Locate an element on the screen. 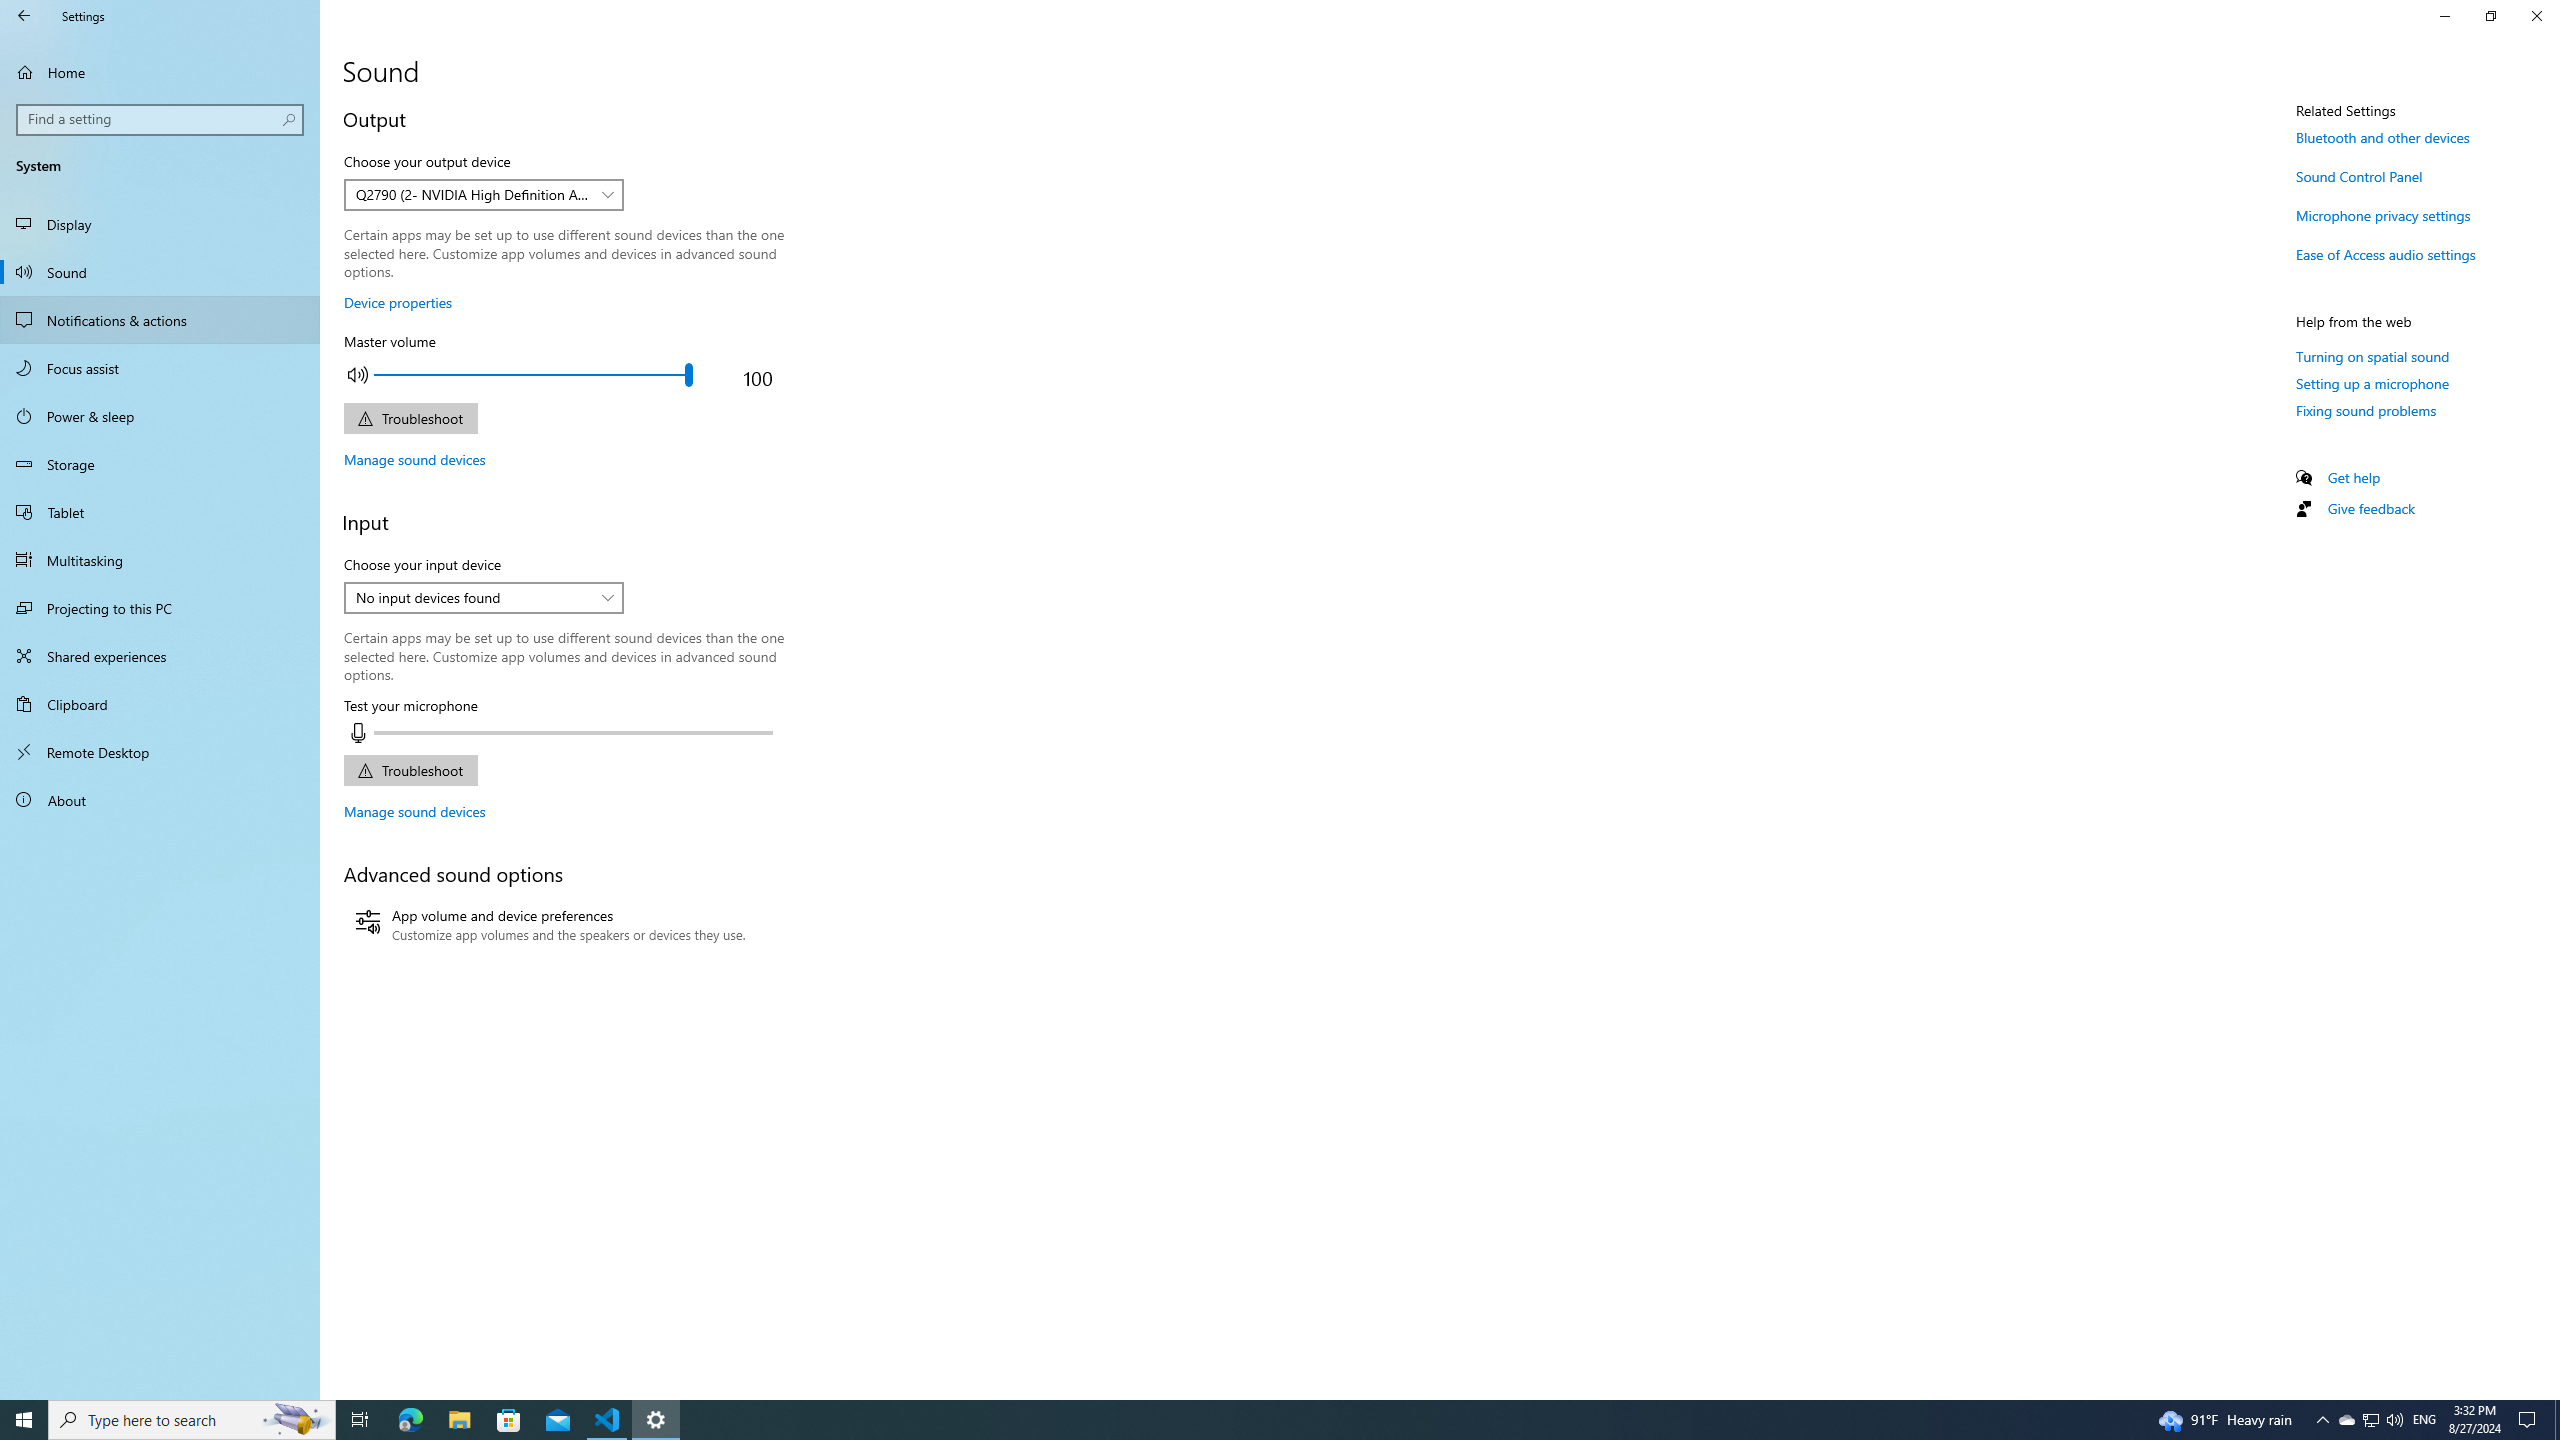 The image size is (2560, 1440). 'Bluetooth and other devices' is located at coordinates (2382, 137).